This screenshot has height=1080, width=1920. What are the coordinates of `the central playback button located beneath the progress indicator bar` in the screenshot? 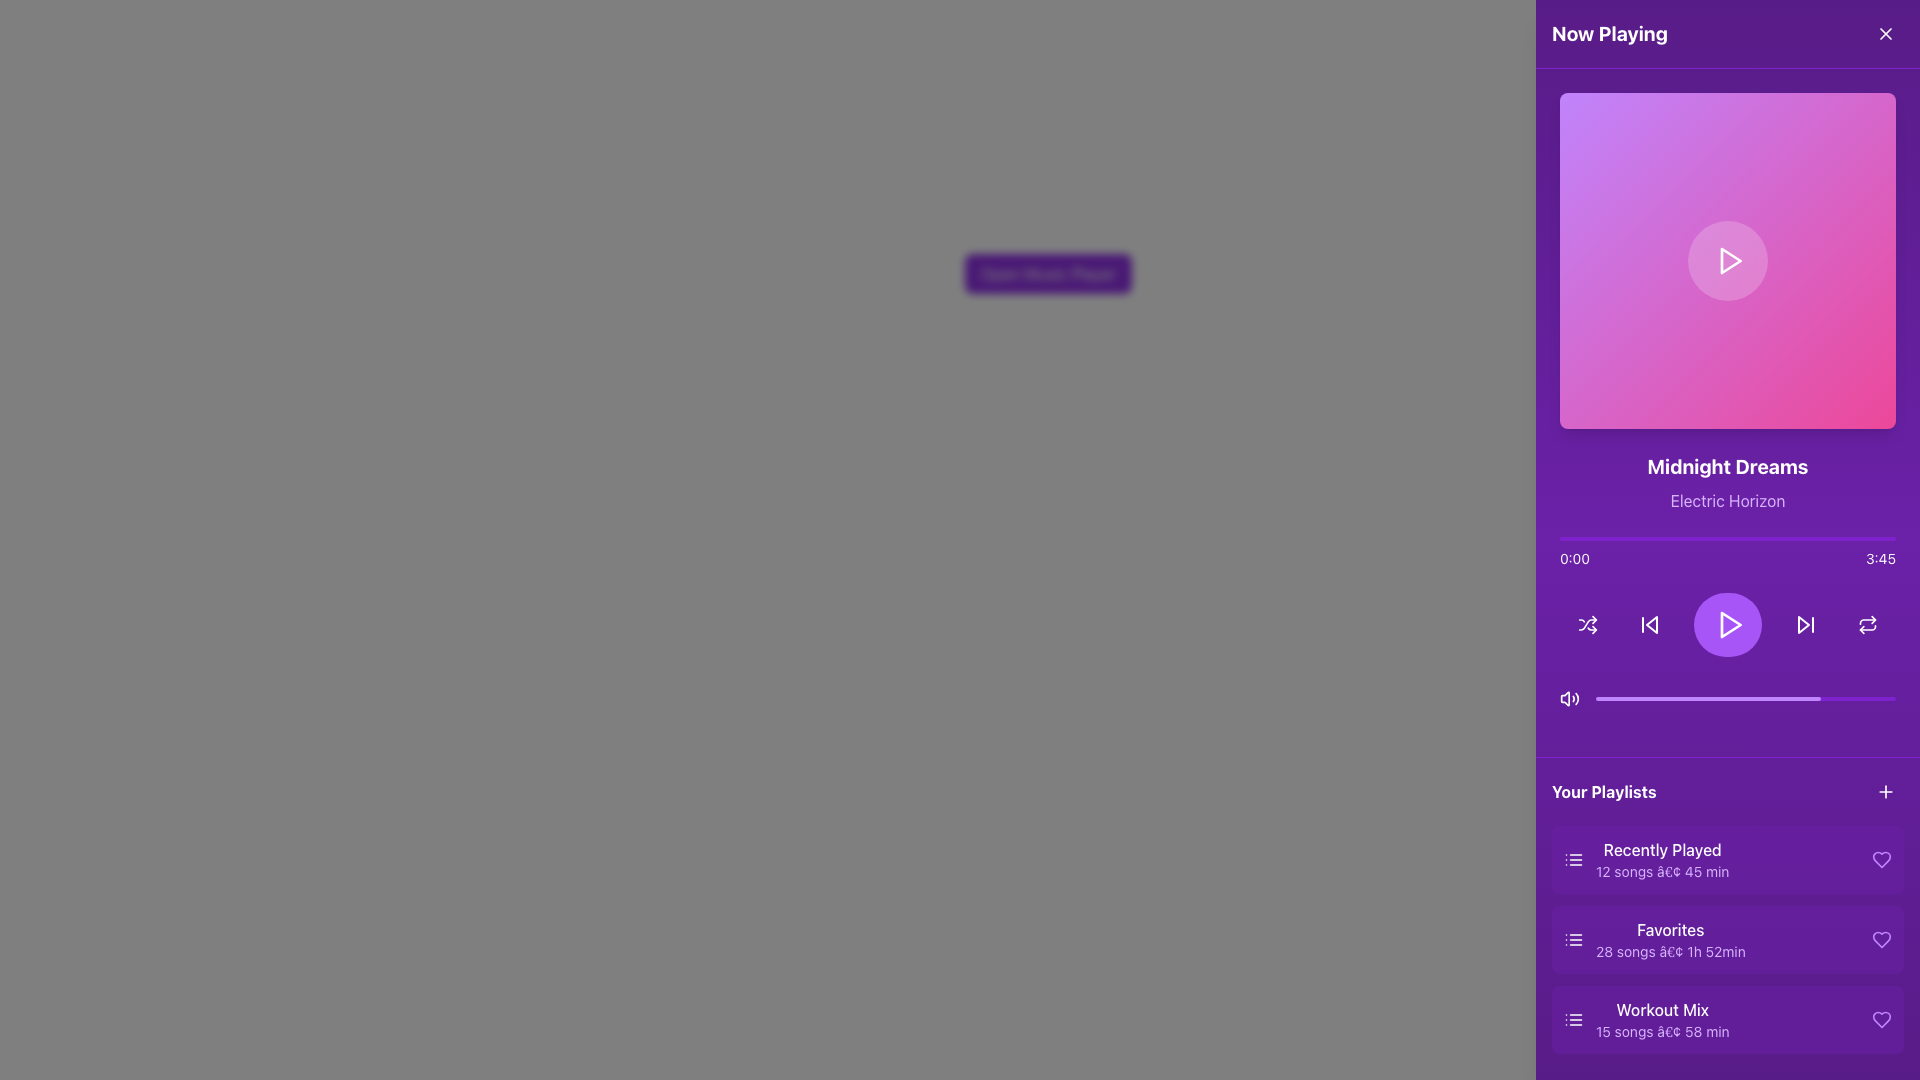 It's located at (1727, 623).